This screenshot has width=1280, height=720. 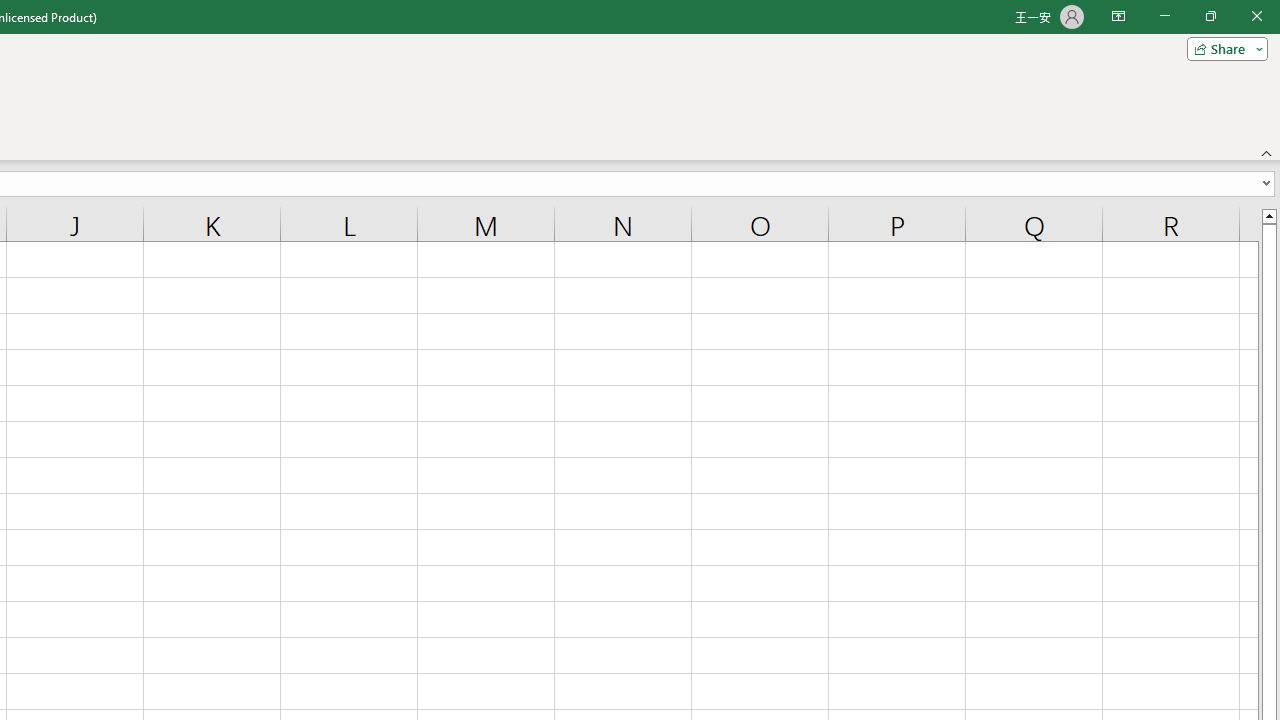 I want to click on 'Restore Down', so click(x=1209, y=16).